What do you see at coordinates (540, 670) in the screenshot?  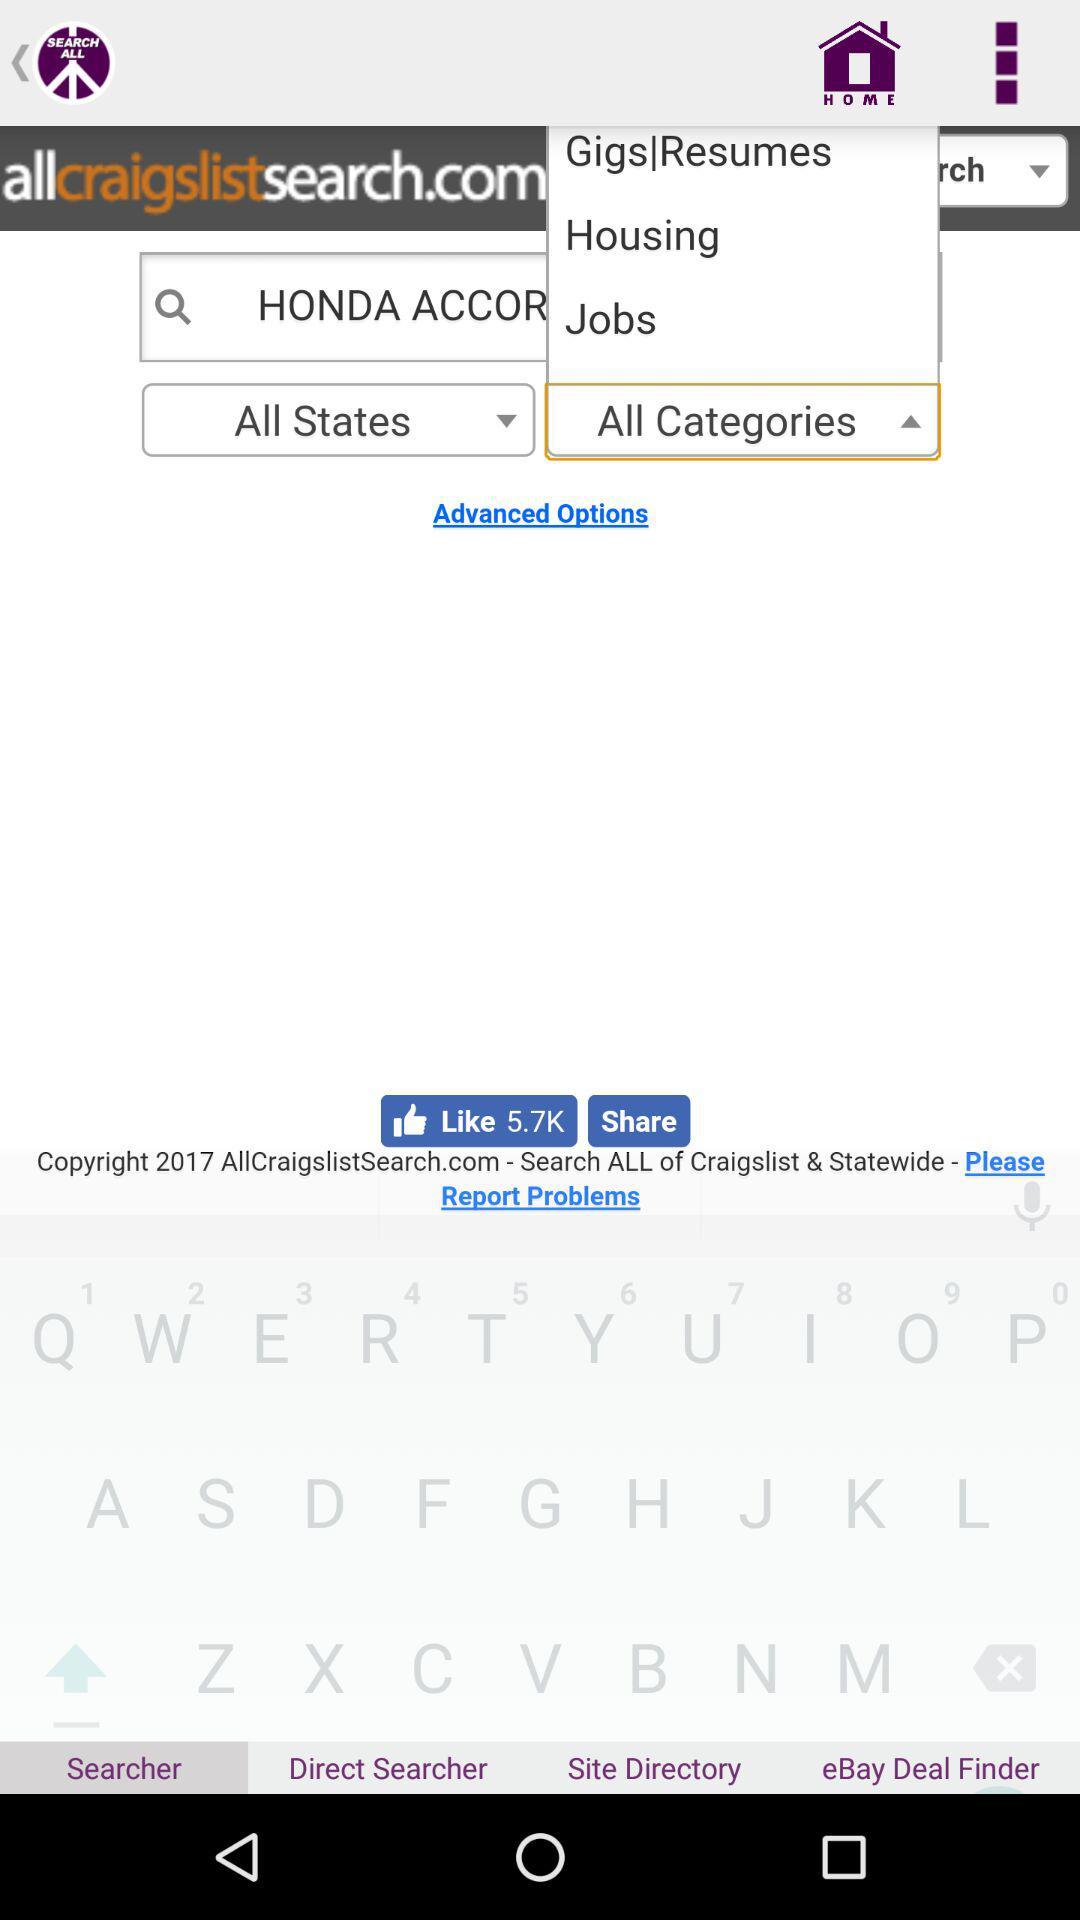 I see `allcraigslist.search.com screen` at bounding box center [540, 670].